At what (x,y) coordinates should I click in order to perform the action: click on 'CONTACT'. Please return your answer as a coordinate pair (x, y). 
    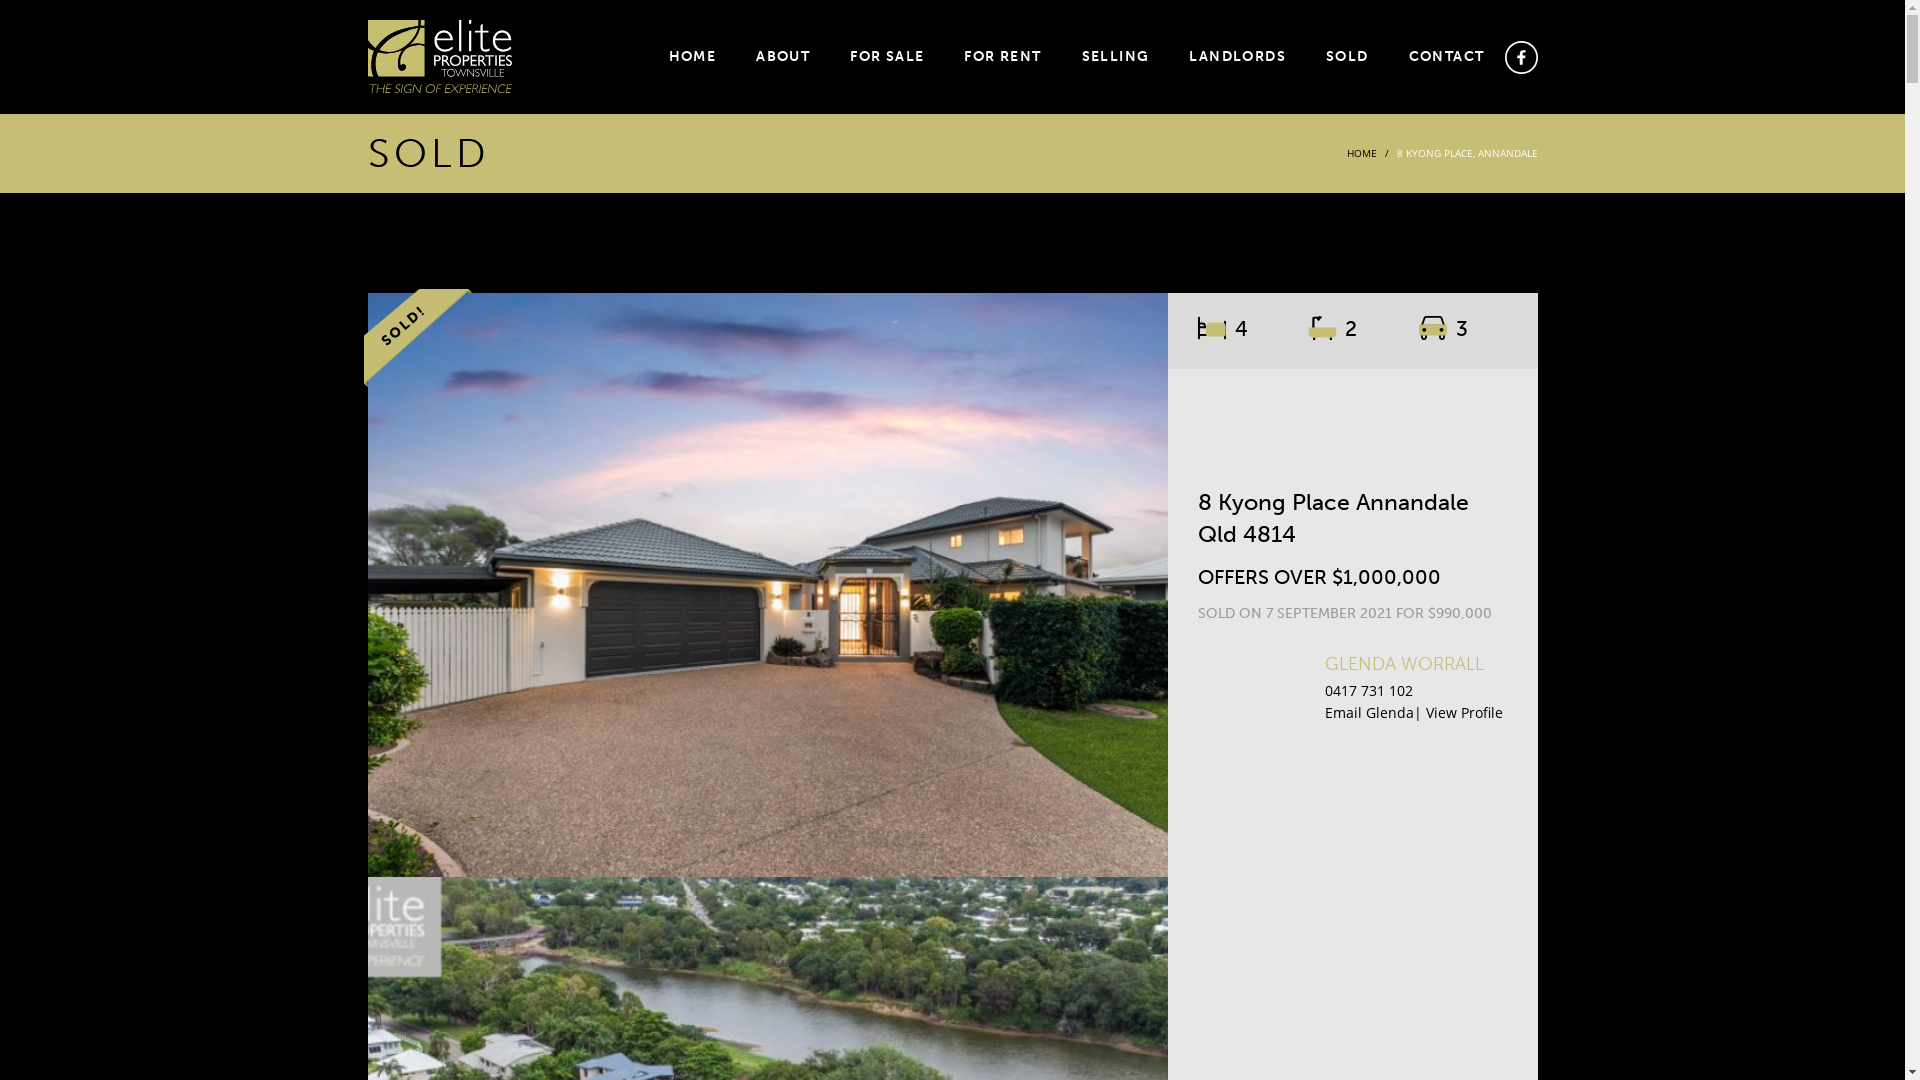
    Looking at the image, I should click on (1397, 56).